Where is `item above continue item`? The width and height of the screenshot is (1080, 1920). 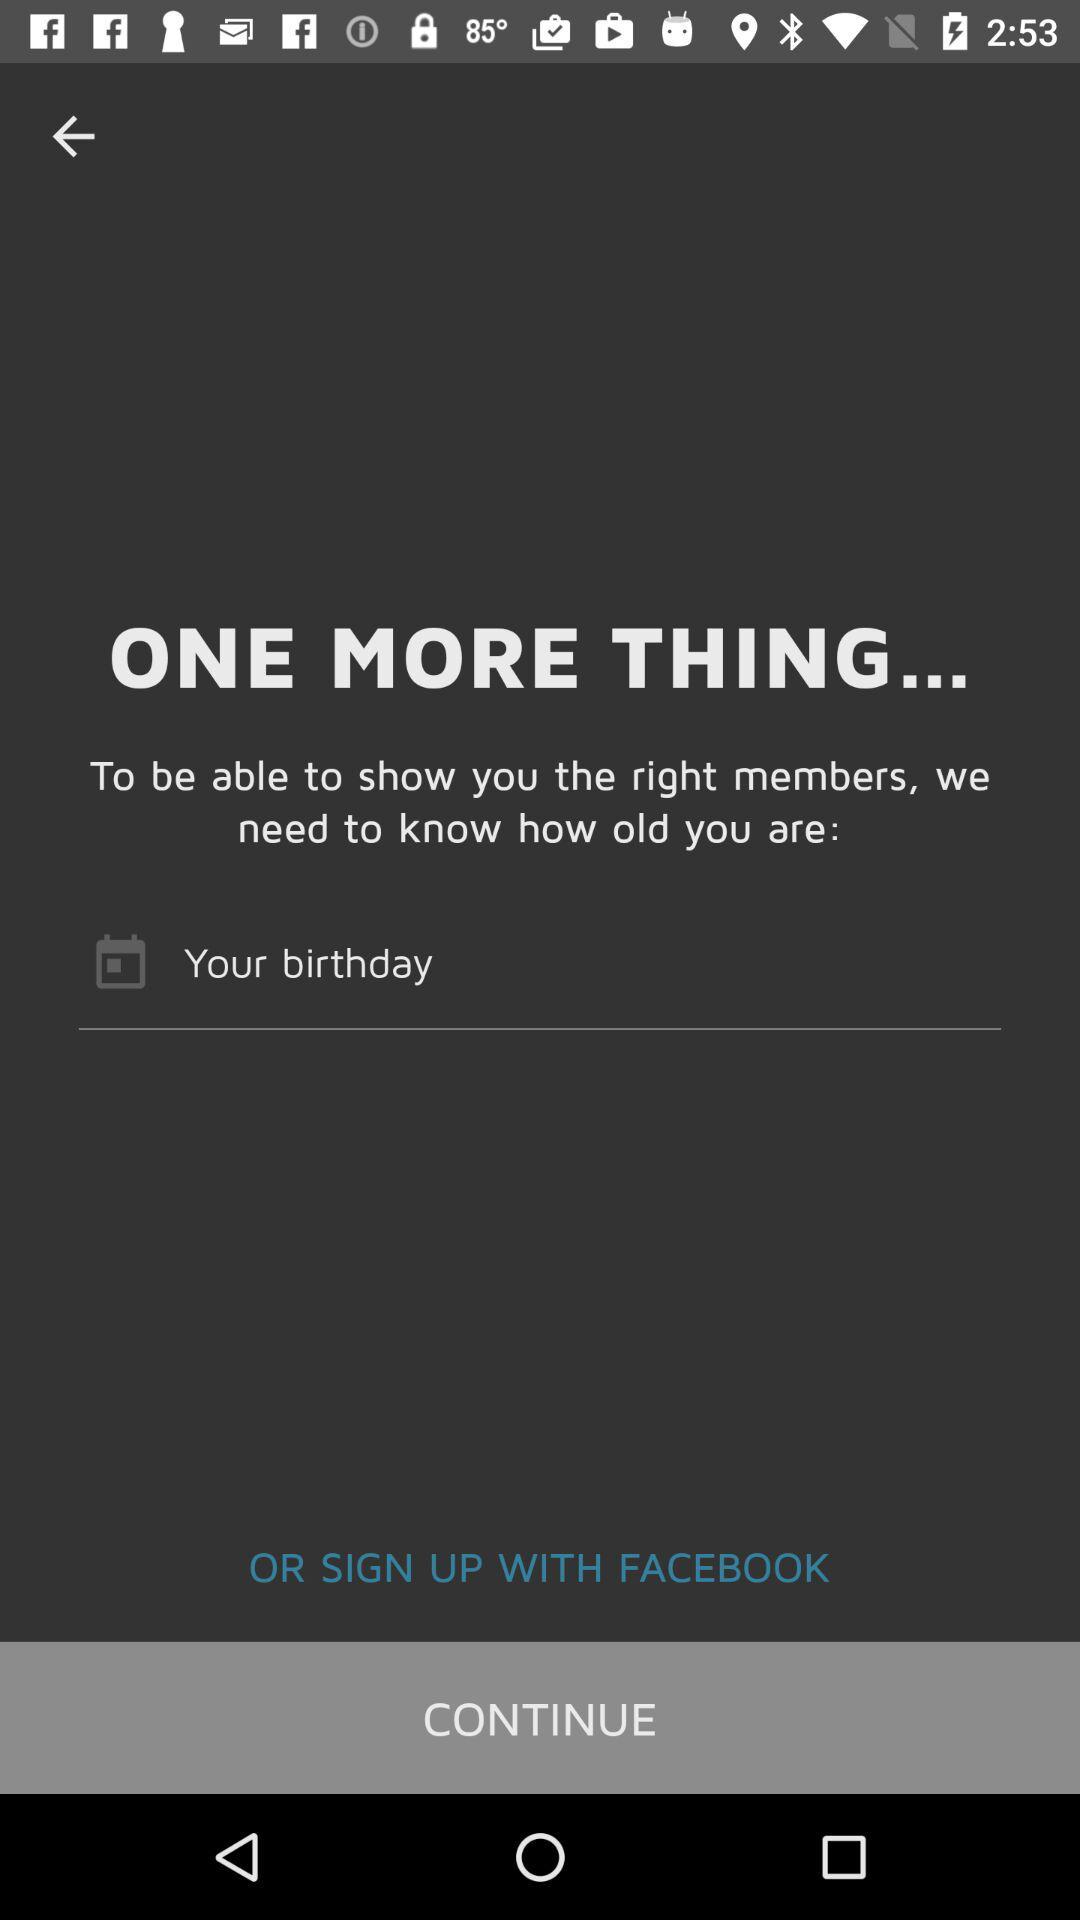
item above continue item is located at coordinates (540, 1564).